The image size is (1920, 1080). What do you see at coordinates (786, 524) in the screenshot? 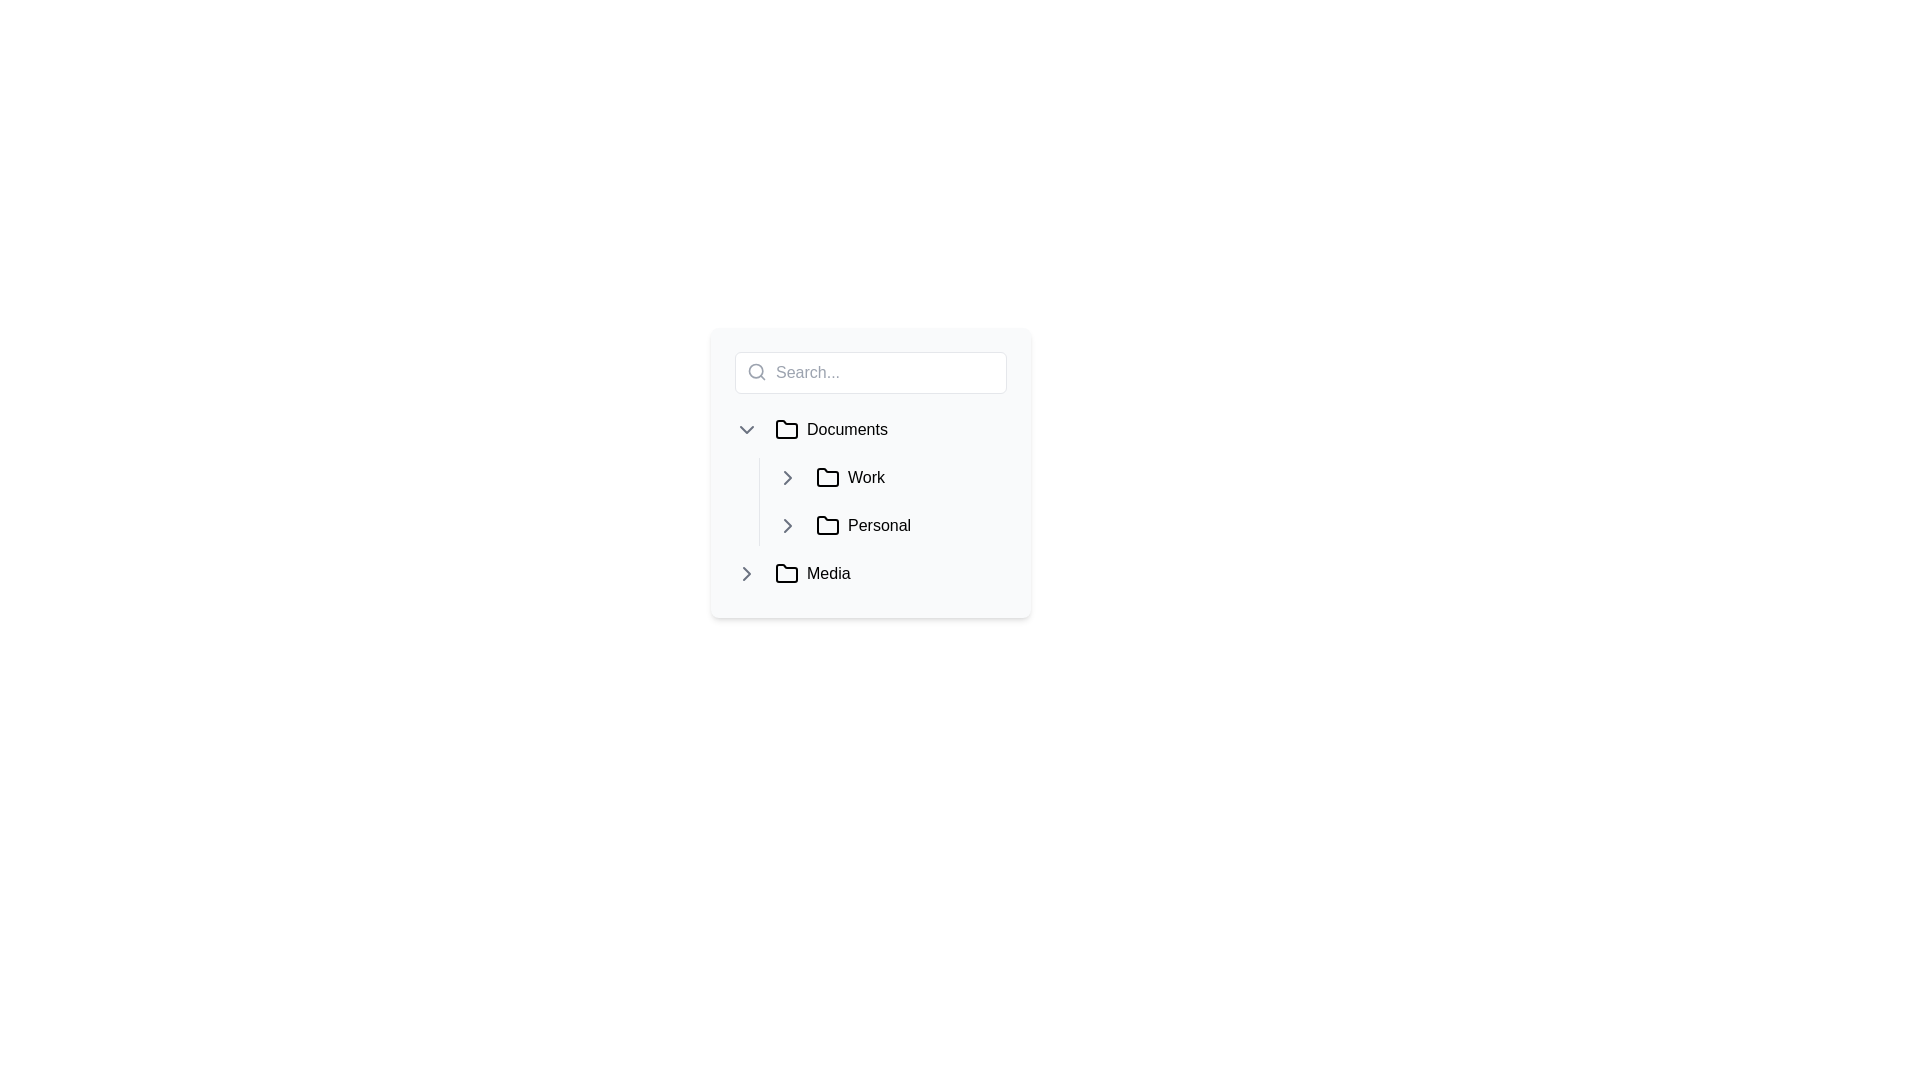
I see `the rightward-pointing chevron icon indicating navigation or expansion, located next to the 'Personal' folder in the 'Documents' section of the hierarchical tree view` at bounding box center [786, 524].